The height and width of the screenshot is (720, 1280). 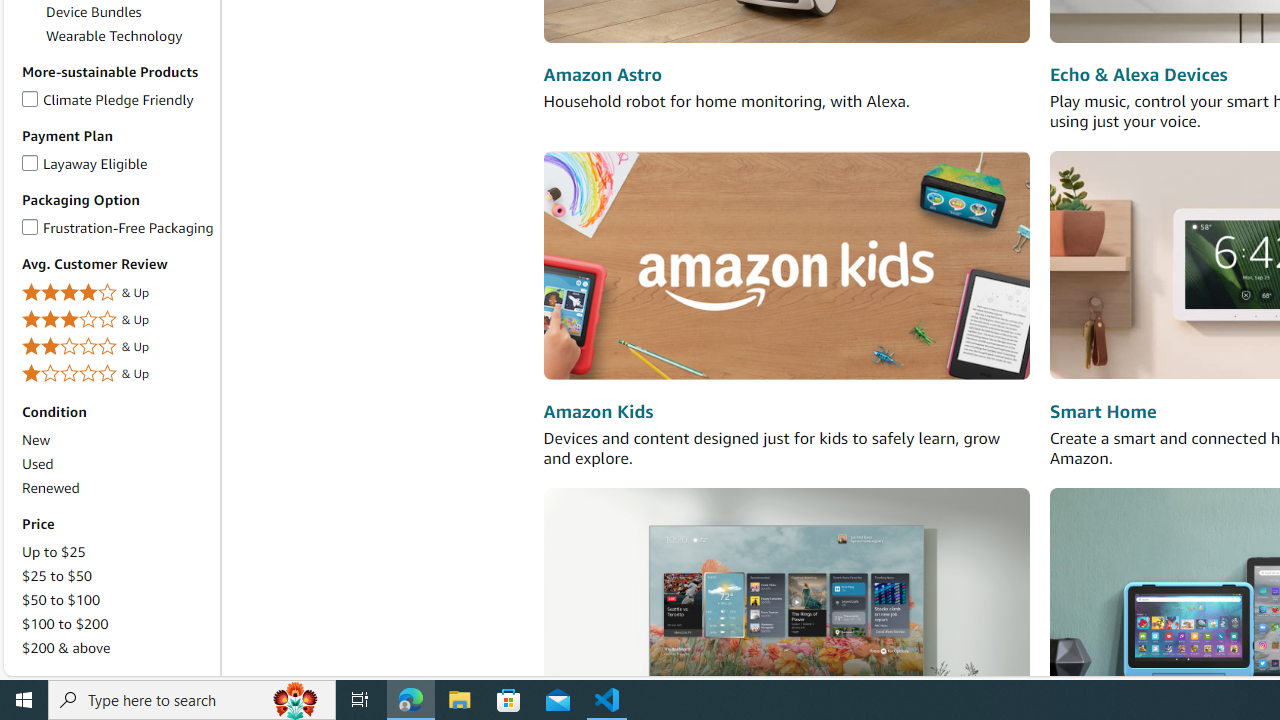 I want to click on 'Device Bundles', so click(x=93, y=11).